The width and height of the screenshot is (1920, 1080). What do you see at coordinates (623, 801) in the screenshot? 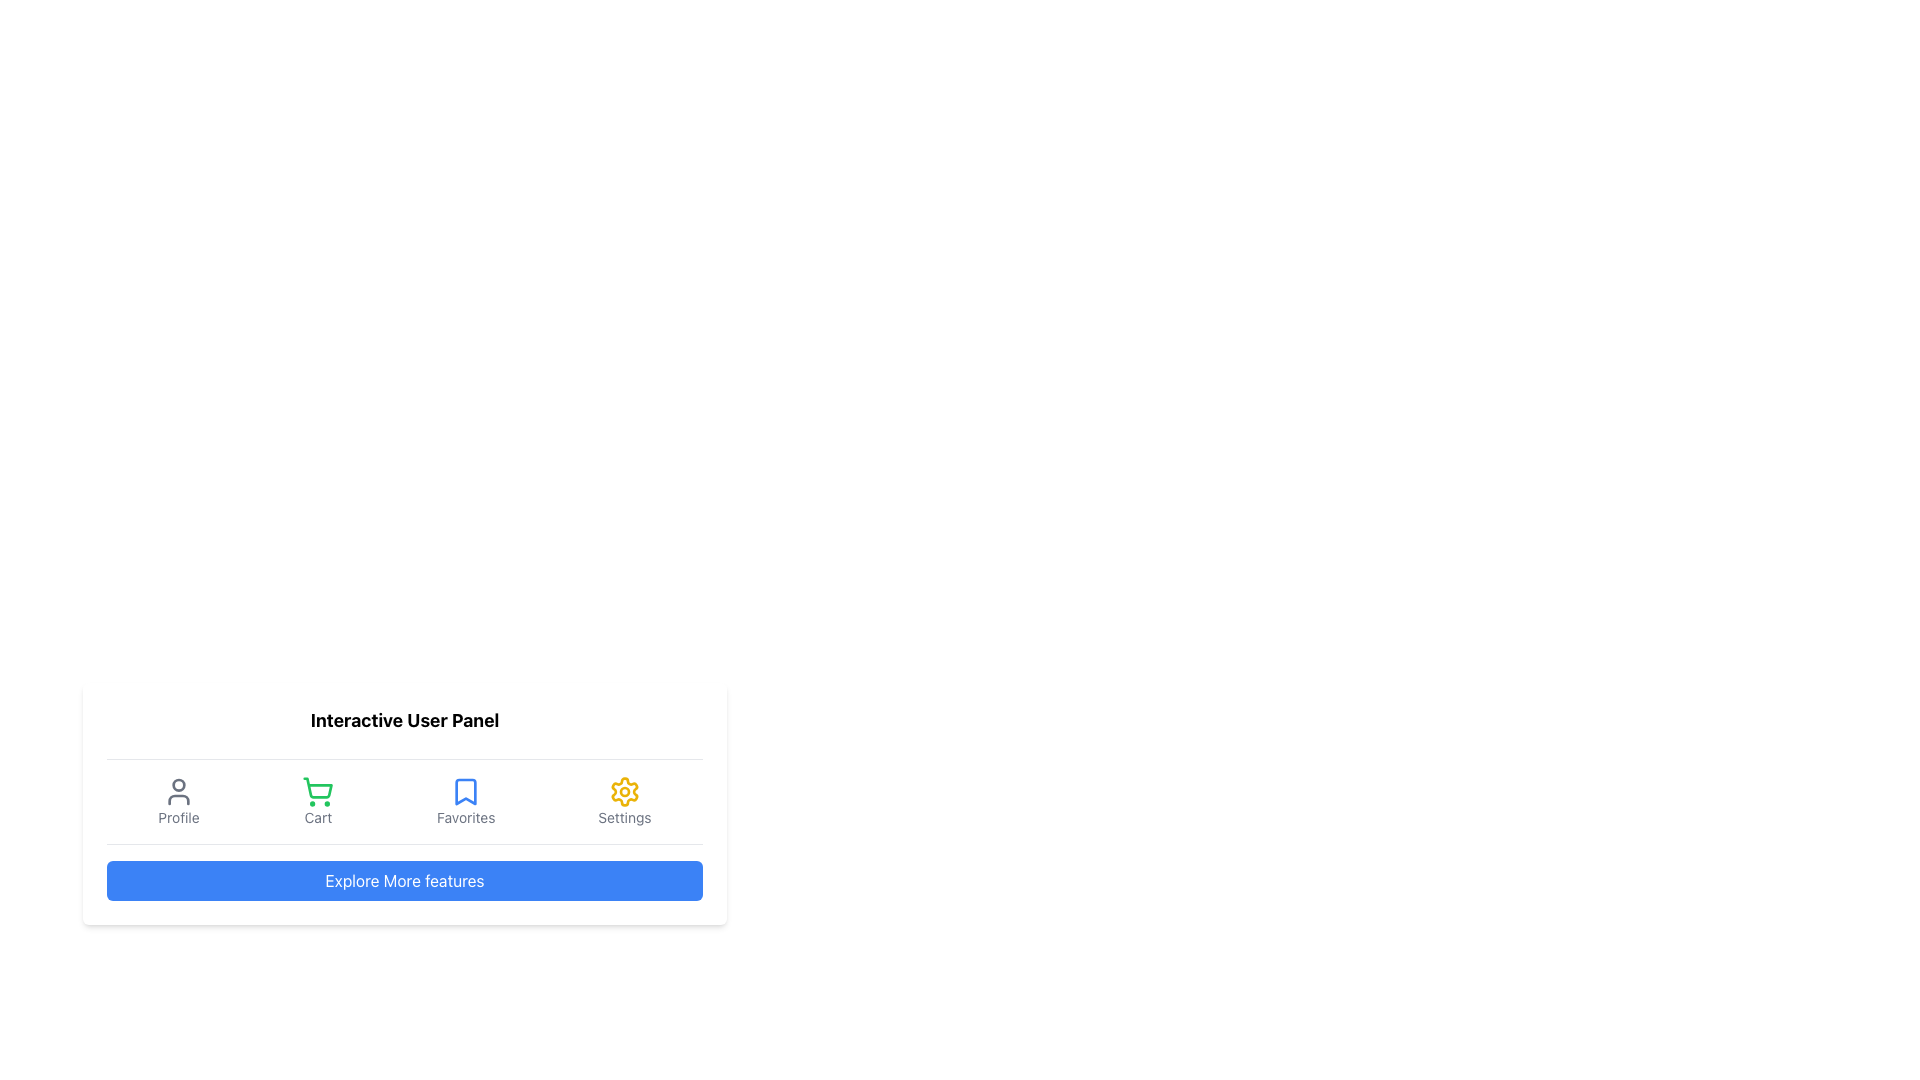
I see `the settings button located at the far-right position of the horizontal menu bar, adjacent` at bounding box center [623, 801].